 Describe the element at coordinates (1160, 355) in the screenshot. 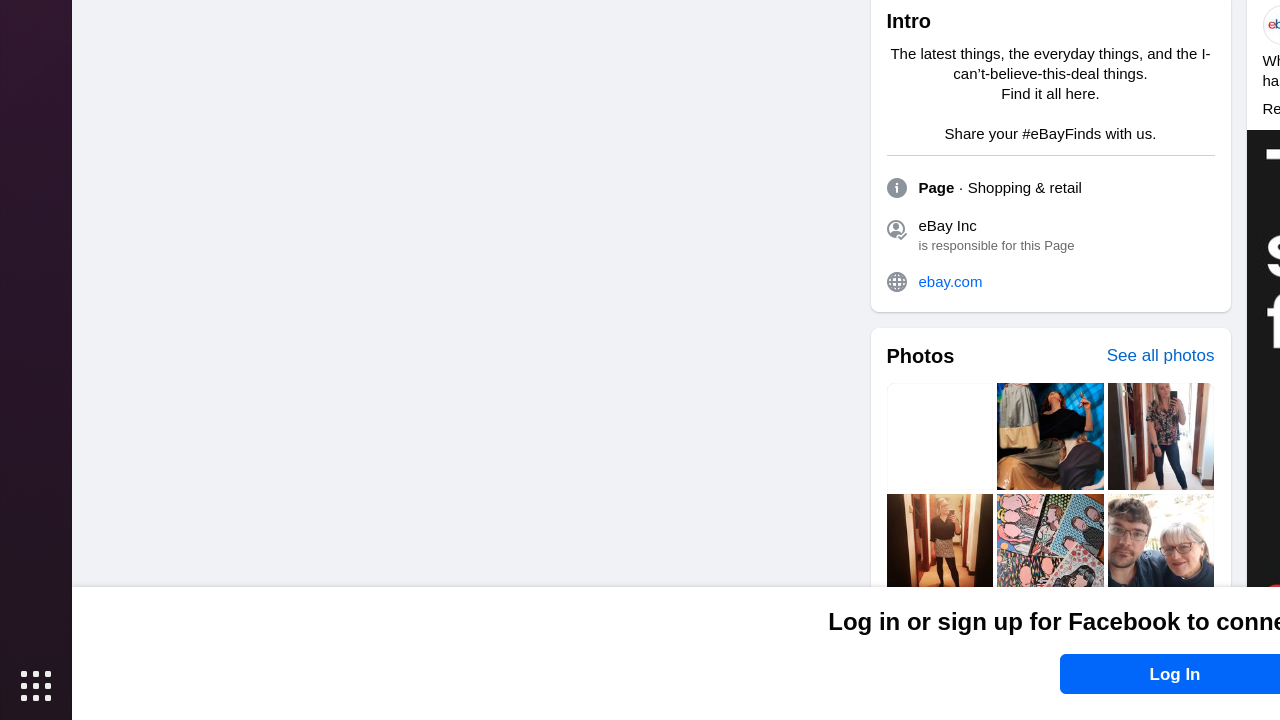

I see `'See all photos'` at that location.